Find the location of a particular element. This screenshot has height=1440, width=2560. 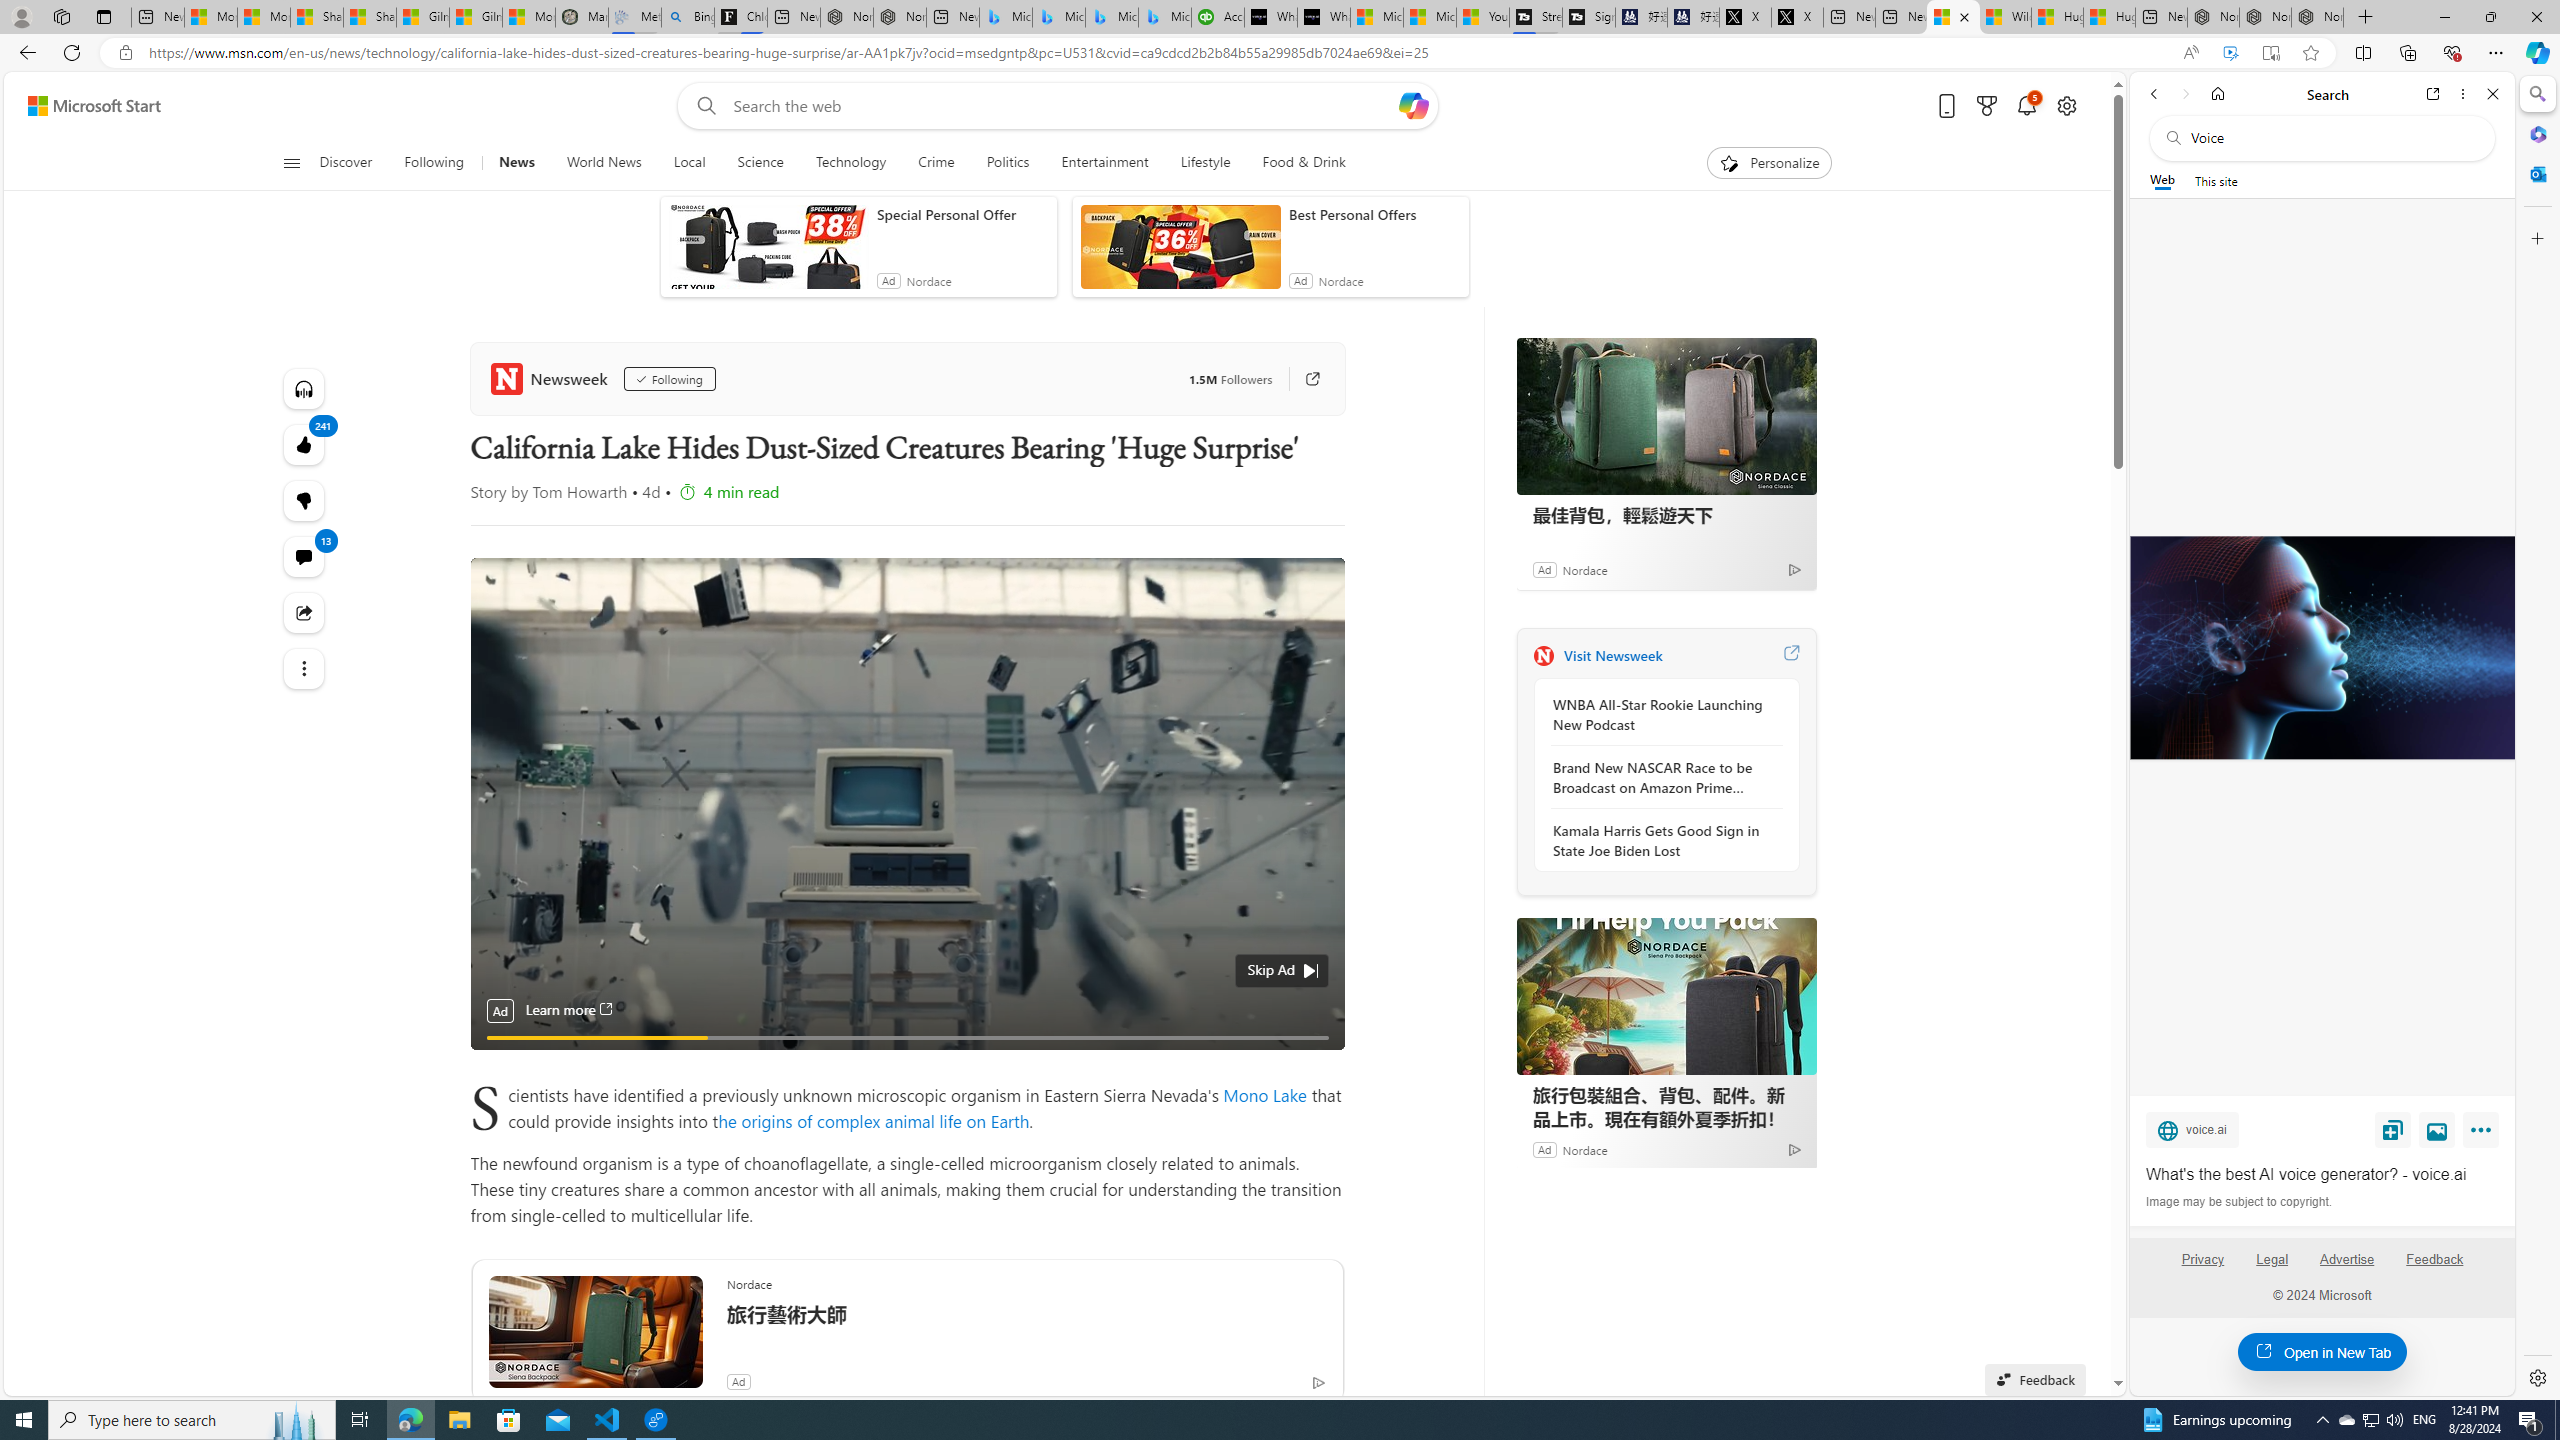

'Enhance video' is located at coordinates (2230, 53).